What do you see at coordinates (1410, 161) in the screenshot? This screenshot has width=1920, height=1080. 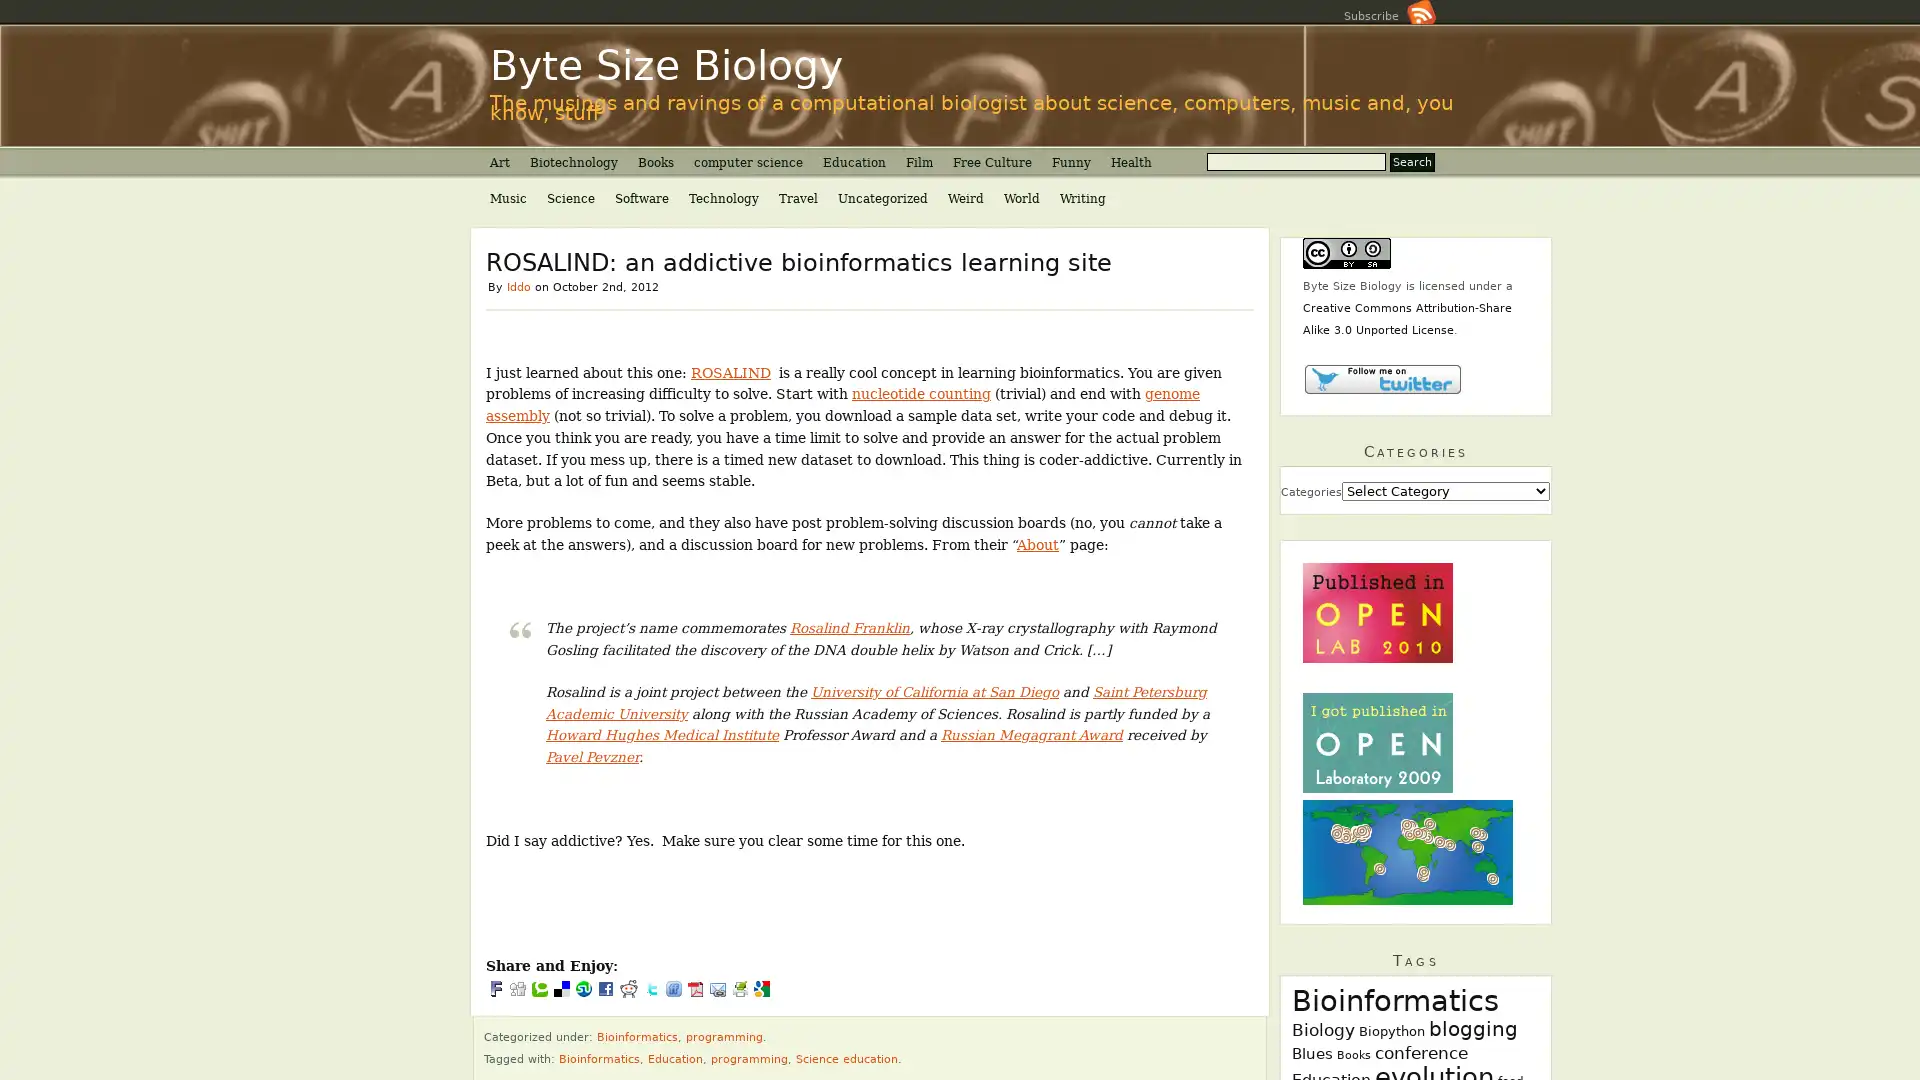 I see `Search` at bounding box center [1410, 161].